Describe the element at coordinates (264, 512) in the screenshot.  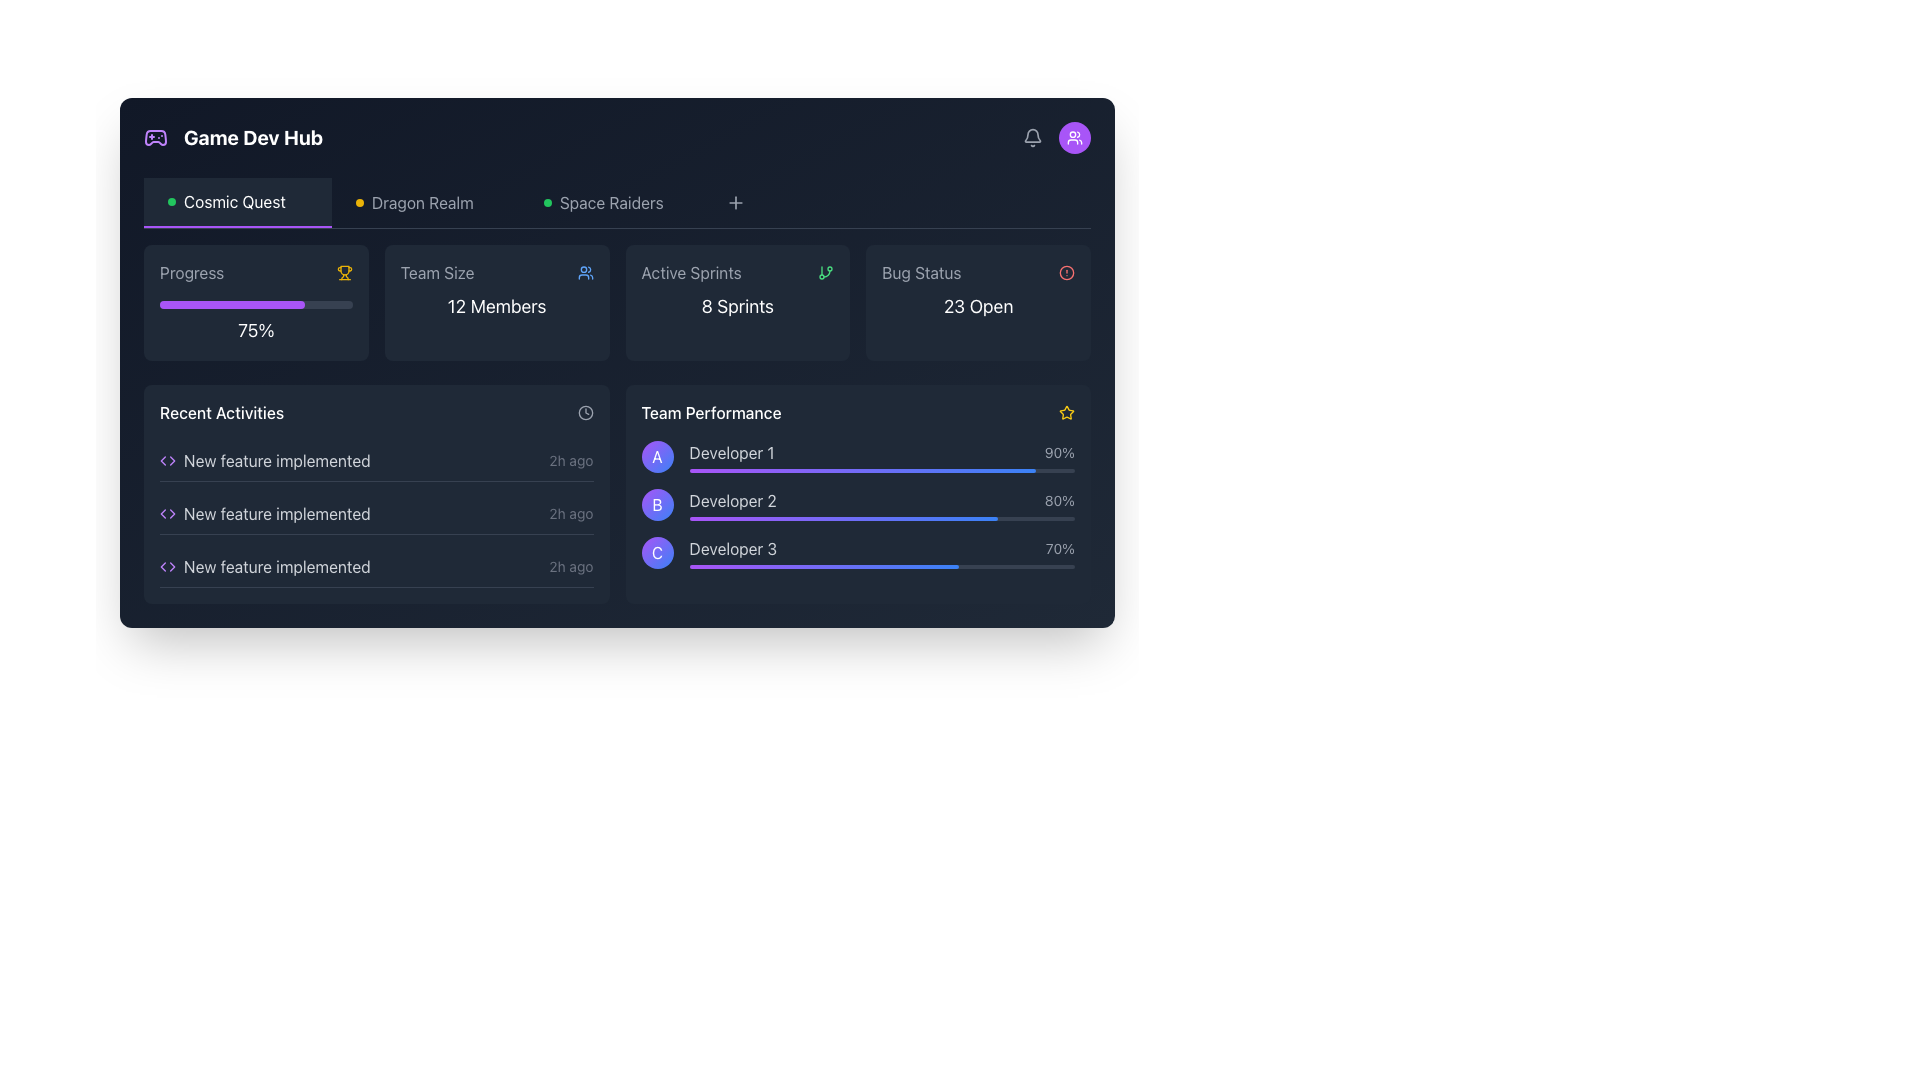
I see `the second item in the 'Recent Activities' list` at that location.